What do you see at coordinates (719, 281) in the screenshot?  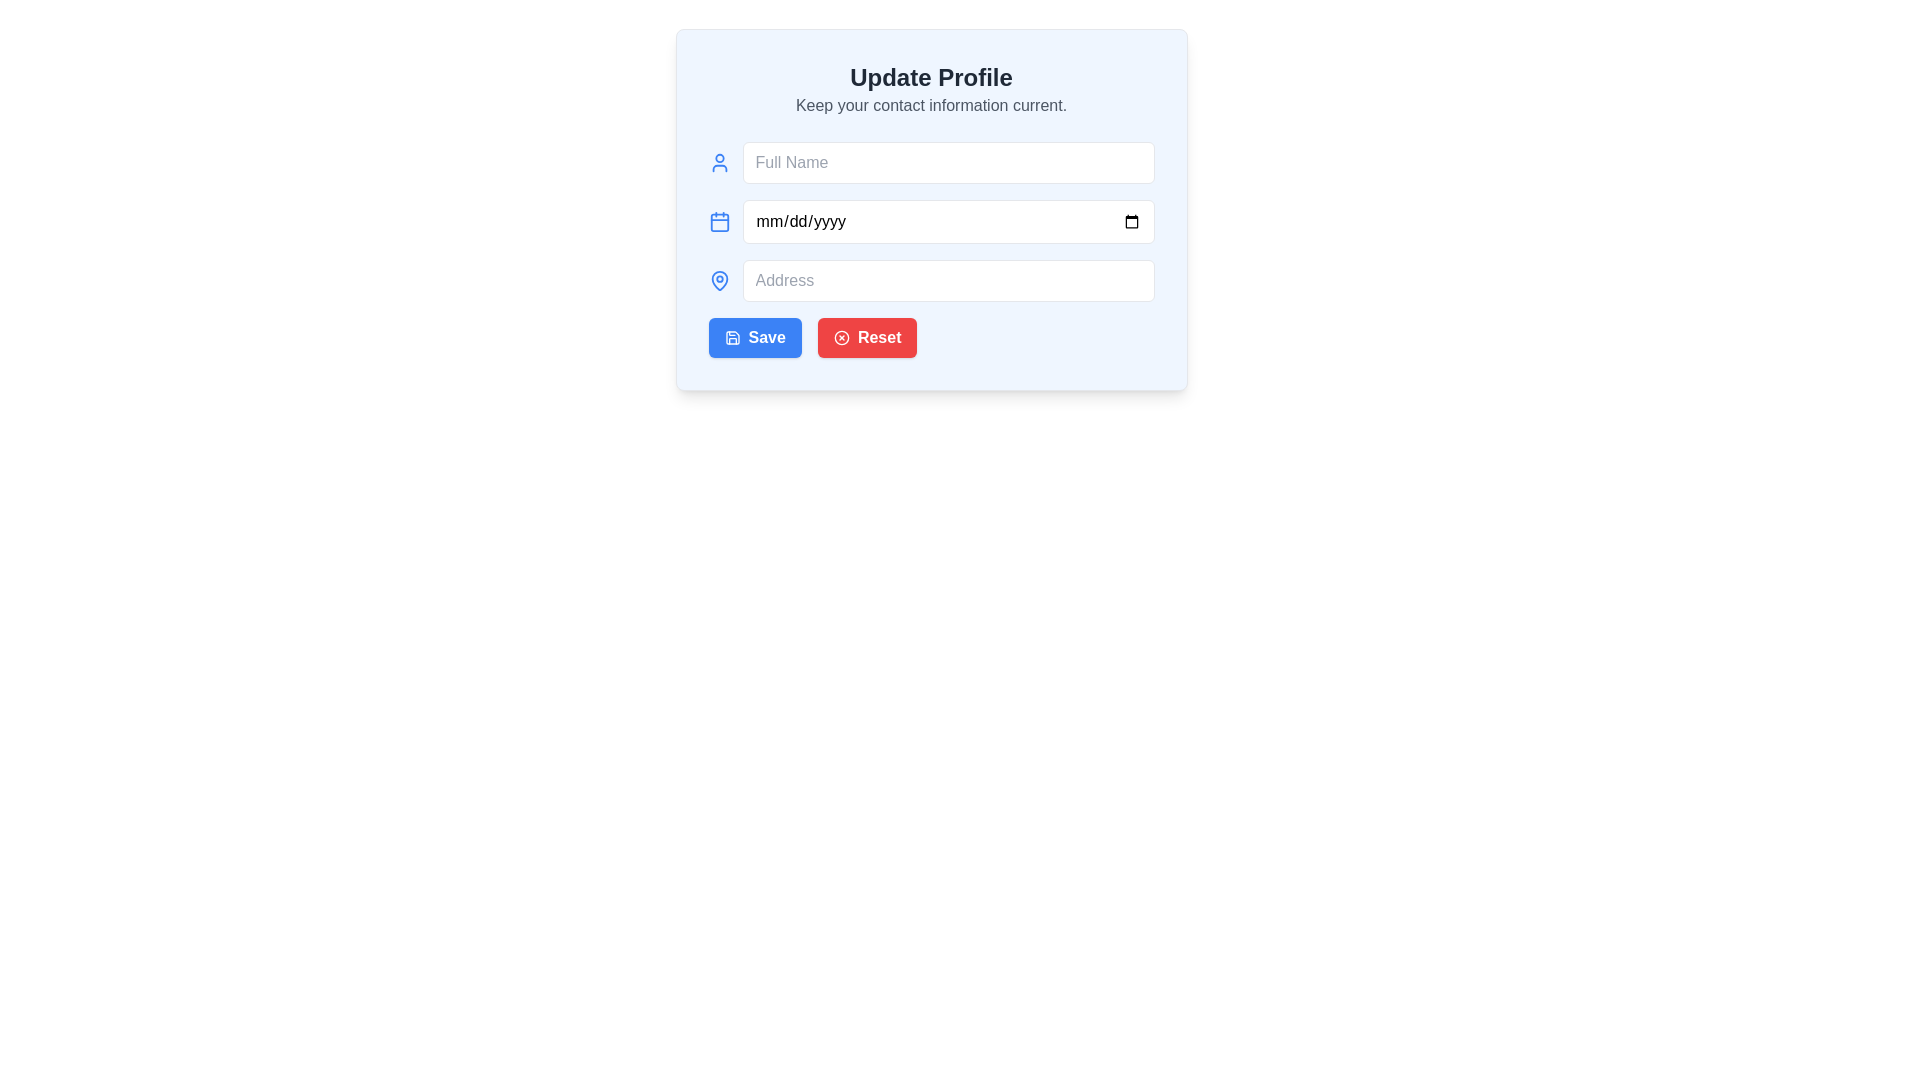 I see `the blue pin-shaped decorative SVG icon located in the top-left corner of the 'Address' input field` at bounding box center [719, 281].